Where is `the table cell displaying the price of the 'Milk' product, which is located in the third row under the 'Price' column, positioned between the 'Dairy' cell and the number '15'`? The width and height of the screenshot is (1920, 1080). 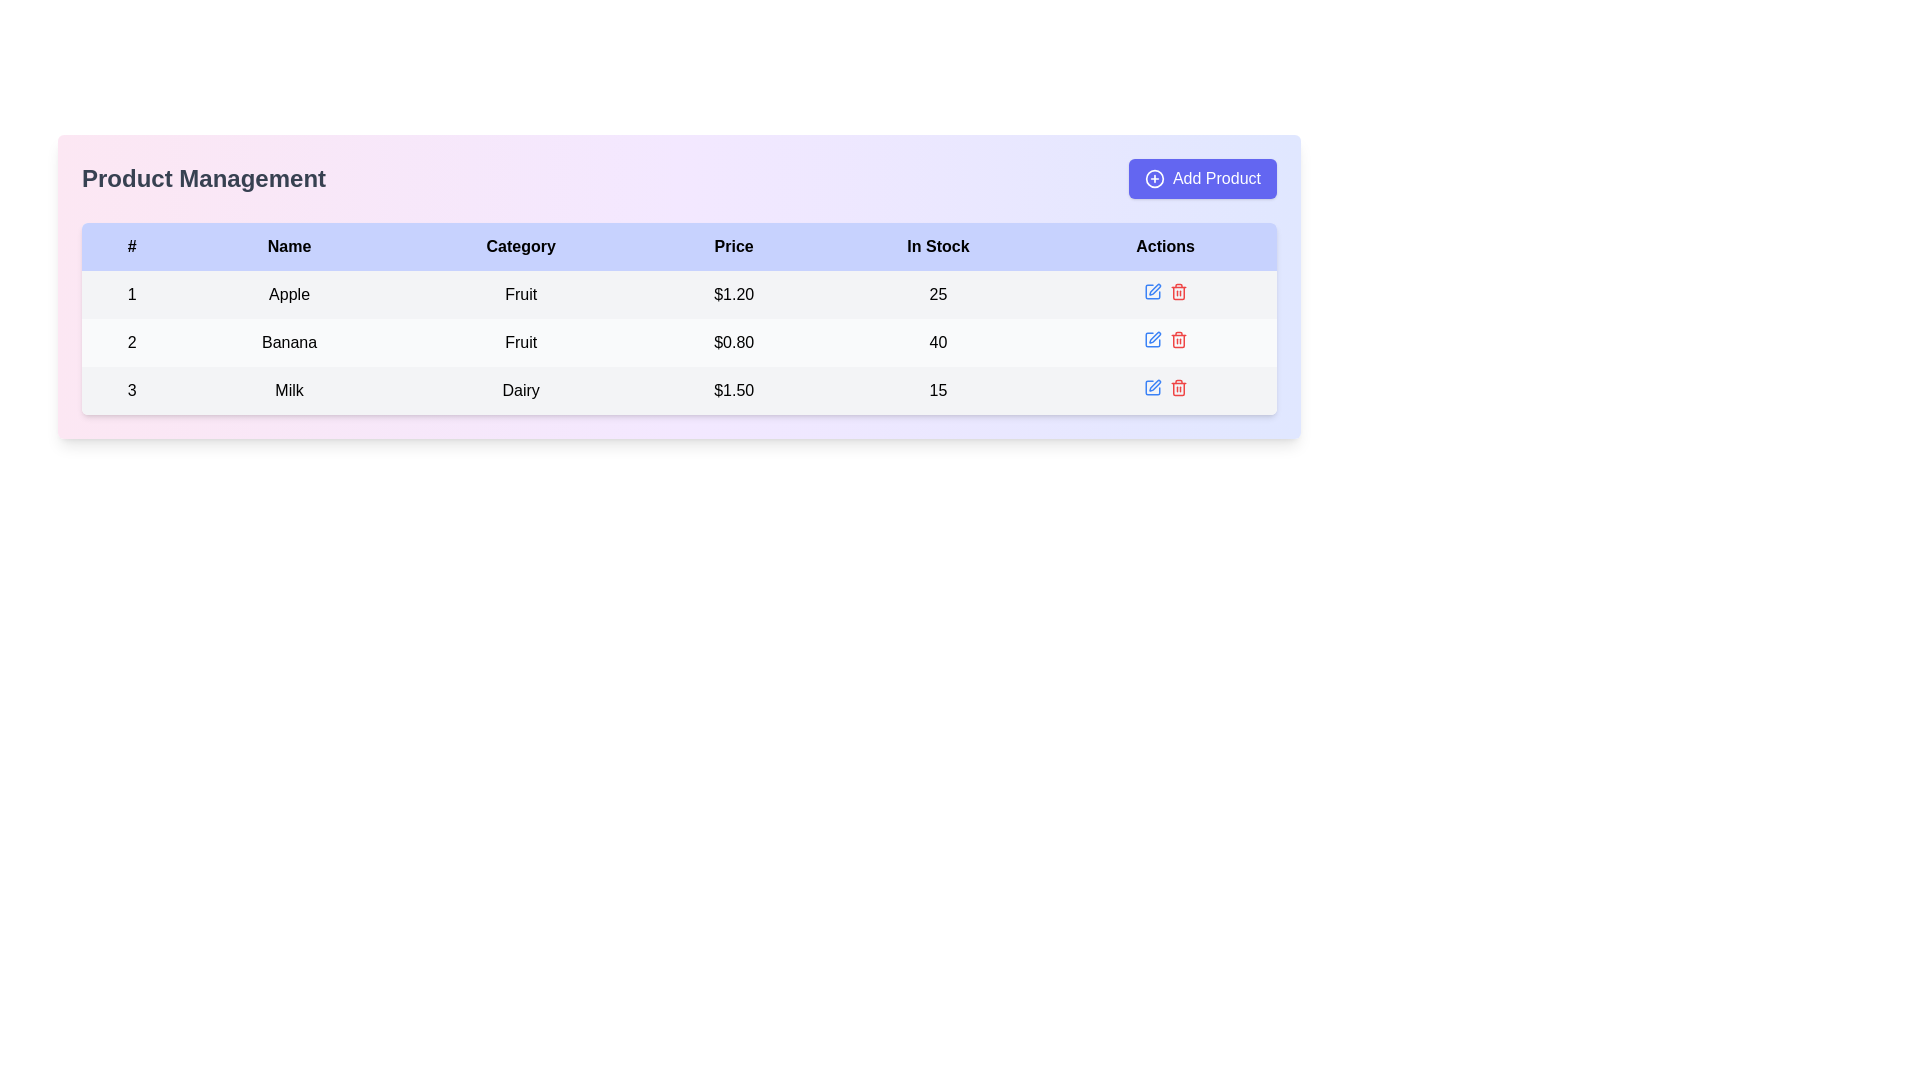 the table cell displaying the price of the 'Milk' product, which is located in the third row under the 'Price' column, positioned between the 'Dairy' cell and the number '15' is located at coordinates (733, 390).